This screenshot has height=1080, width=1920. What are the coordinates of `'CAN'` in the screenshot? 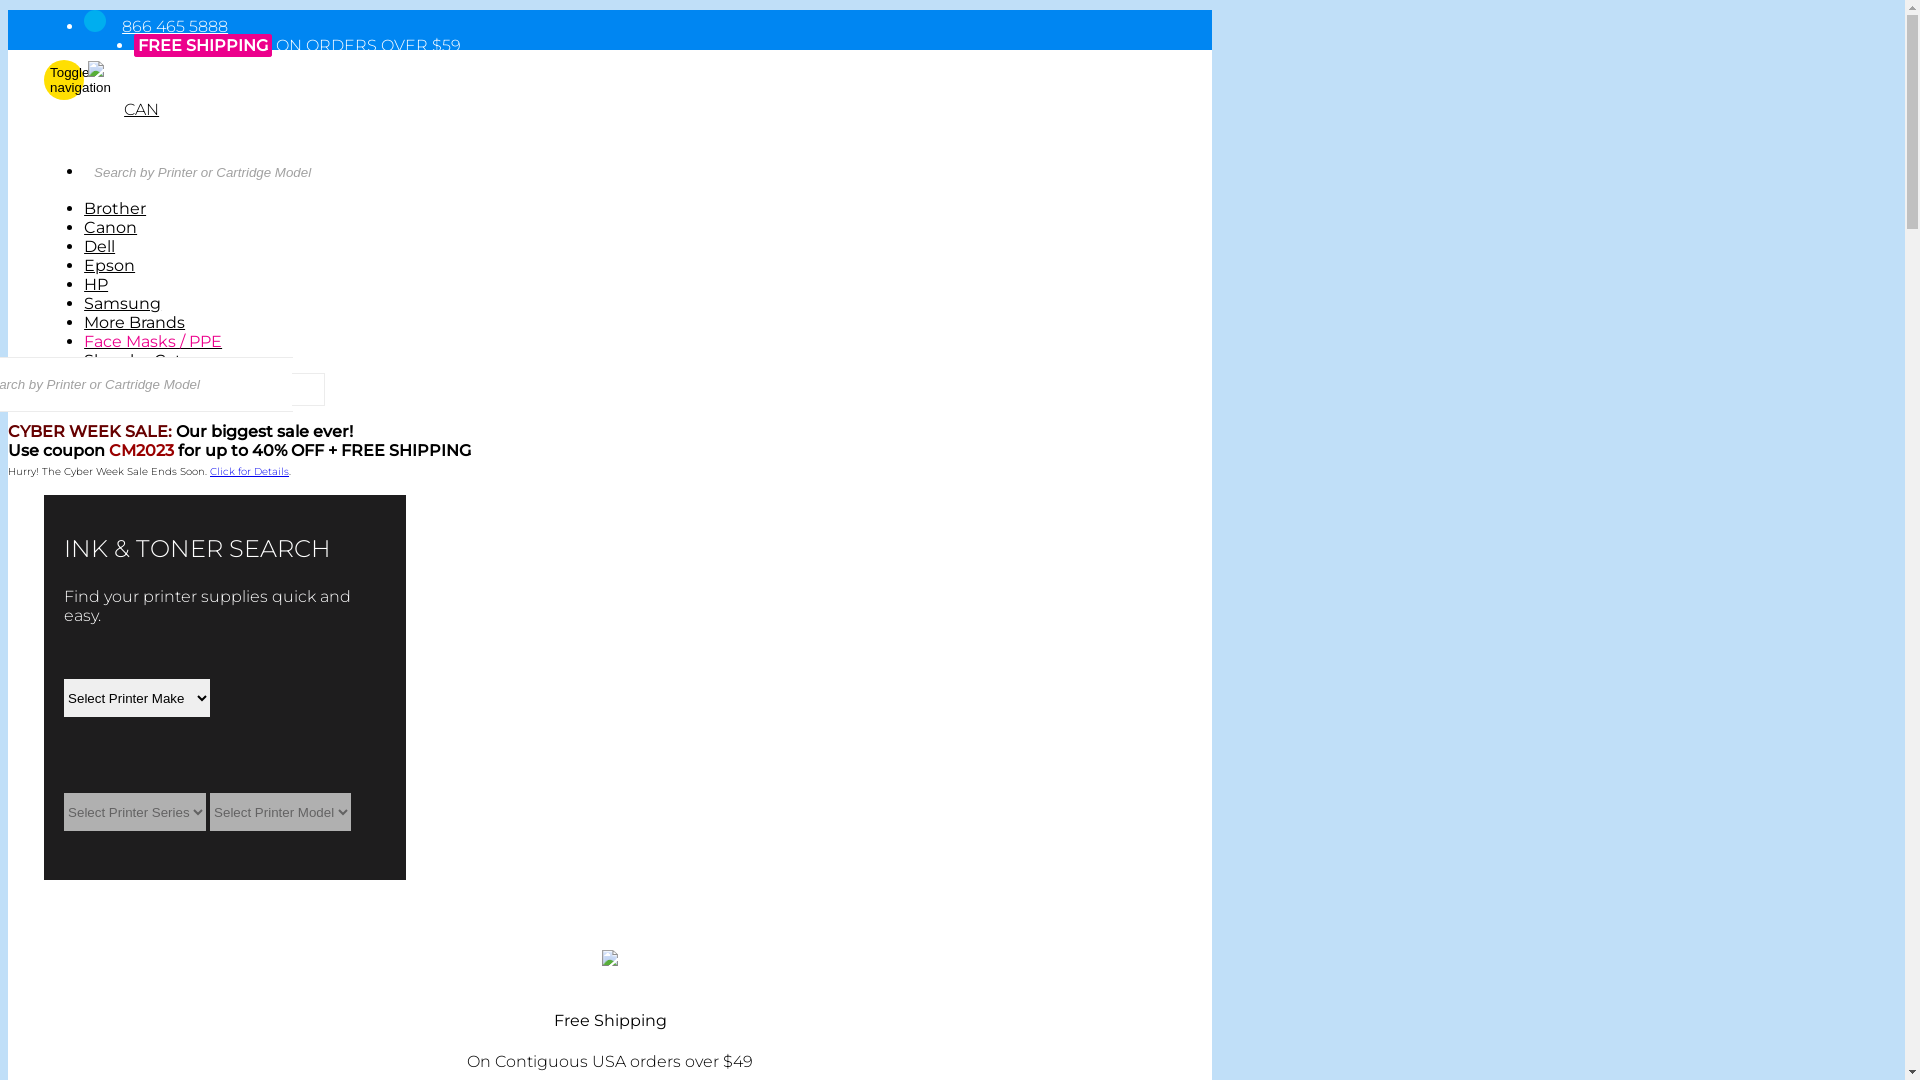 It's located at (140, 109).